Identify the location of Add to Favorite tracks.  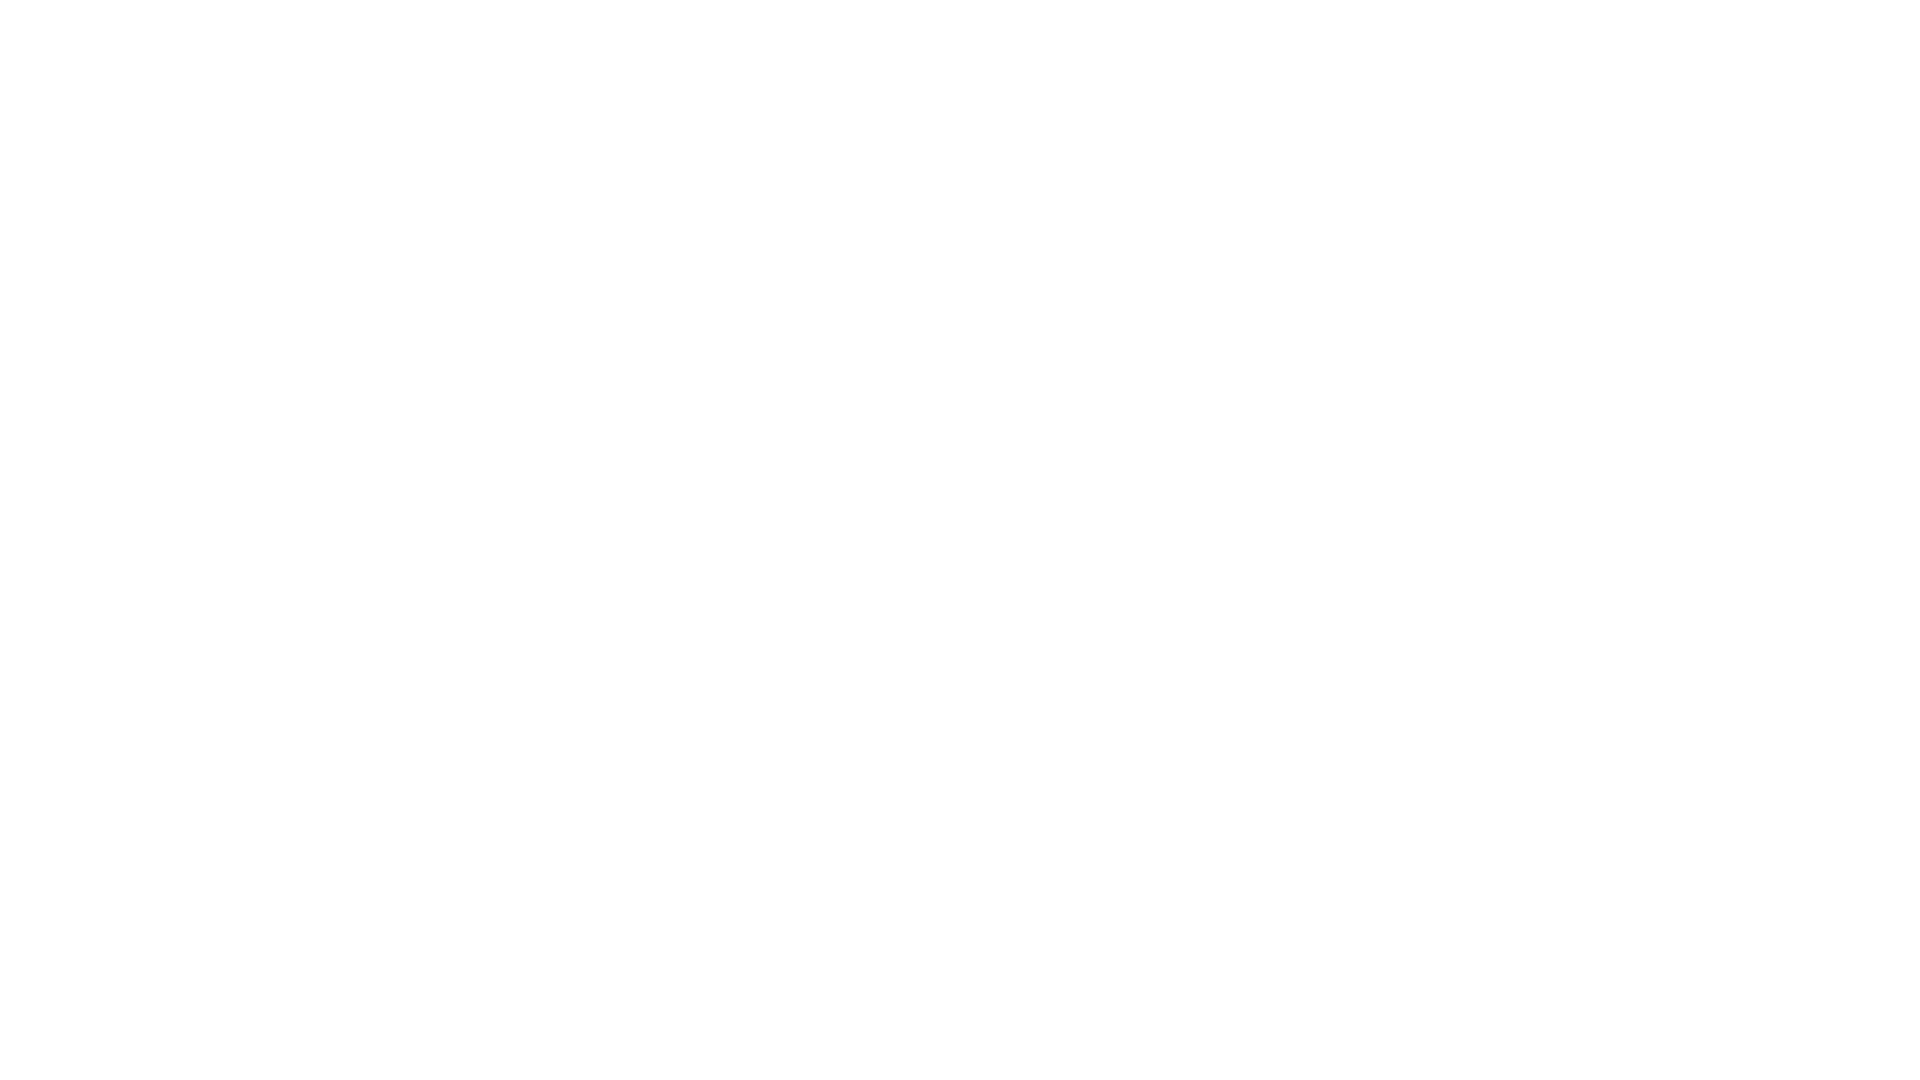
(616, 753).